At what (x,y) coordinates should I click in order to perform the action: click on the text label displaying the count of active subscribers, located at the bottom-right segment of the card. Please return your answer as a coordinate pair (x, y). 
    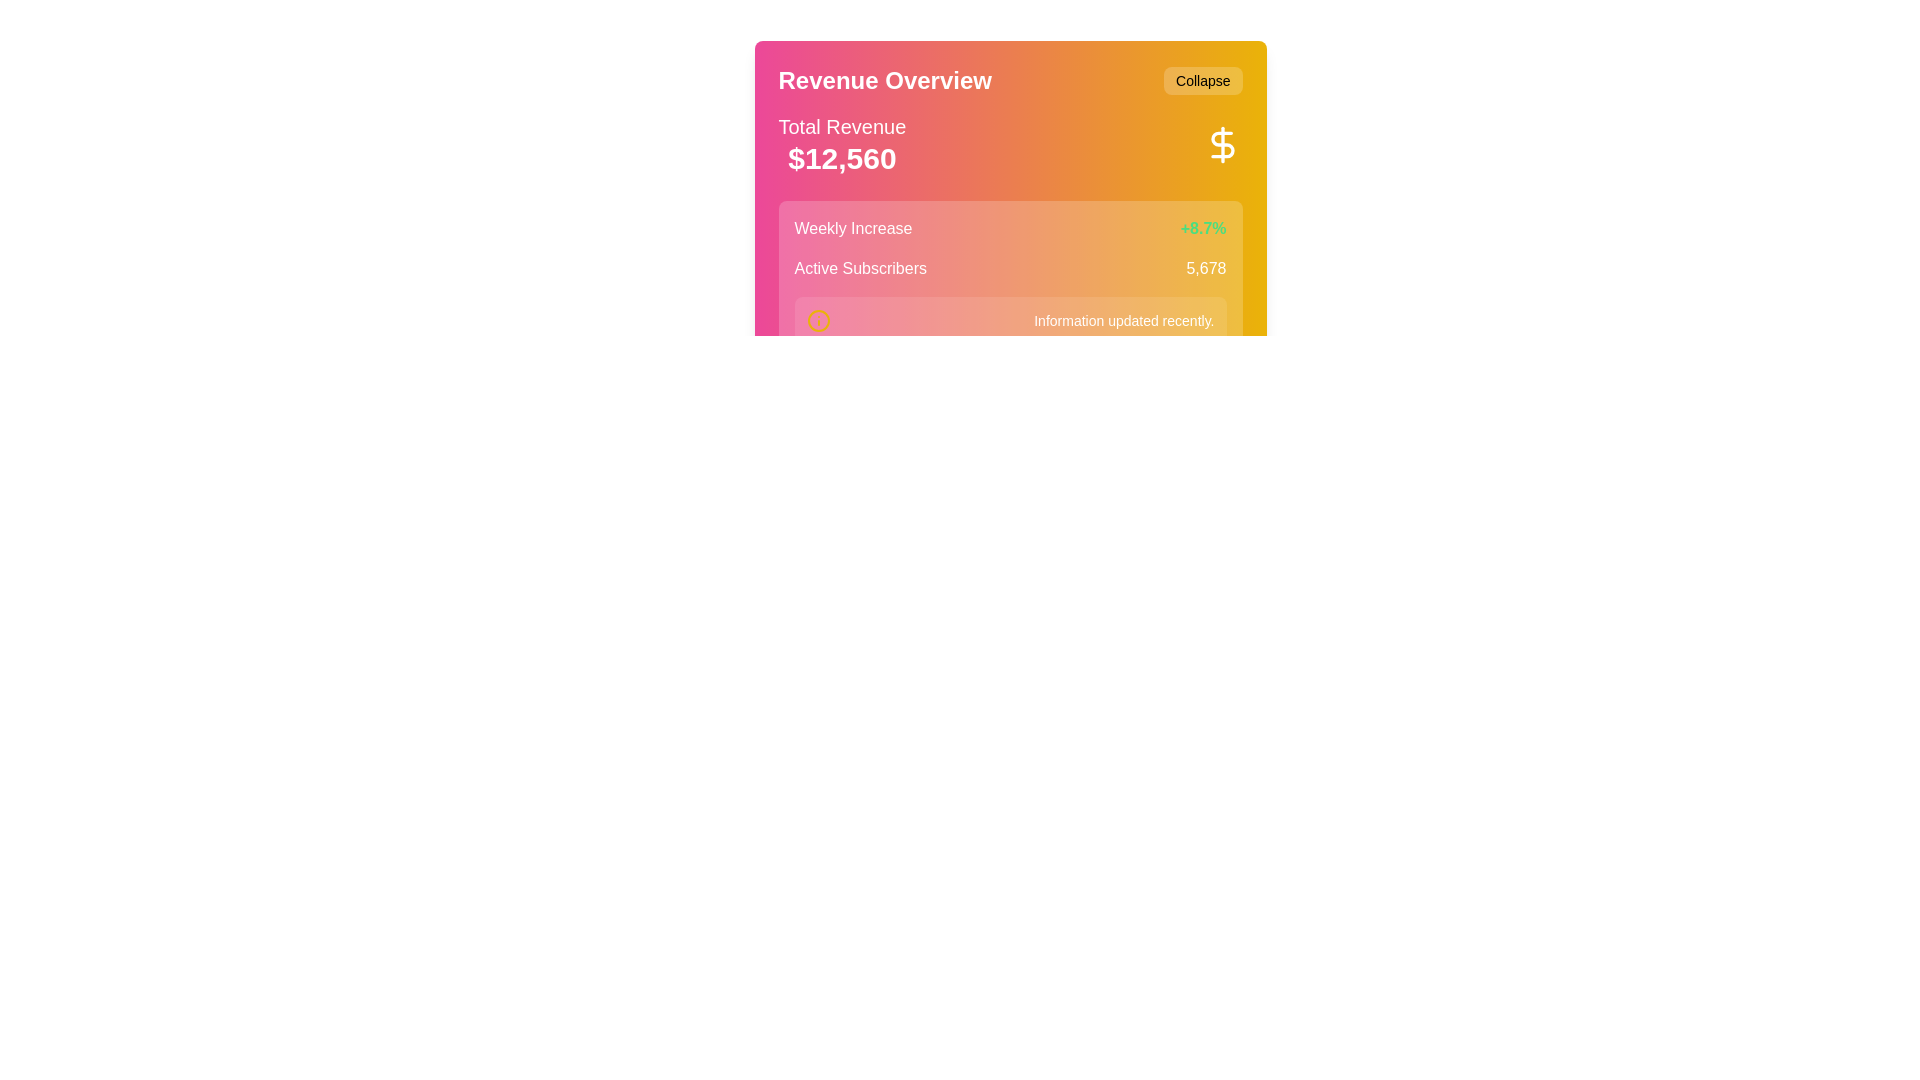
    Looking at the image, I should click on (1205, 268).